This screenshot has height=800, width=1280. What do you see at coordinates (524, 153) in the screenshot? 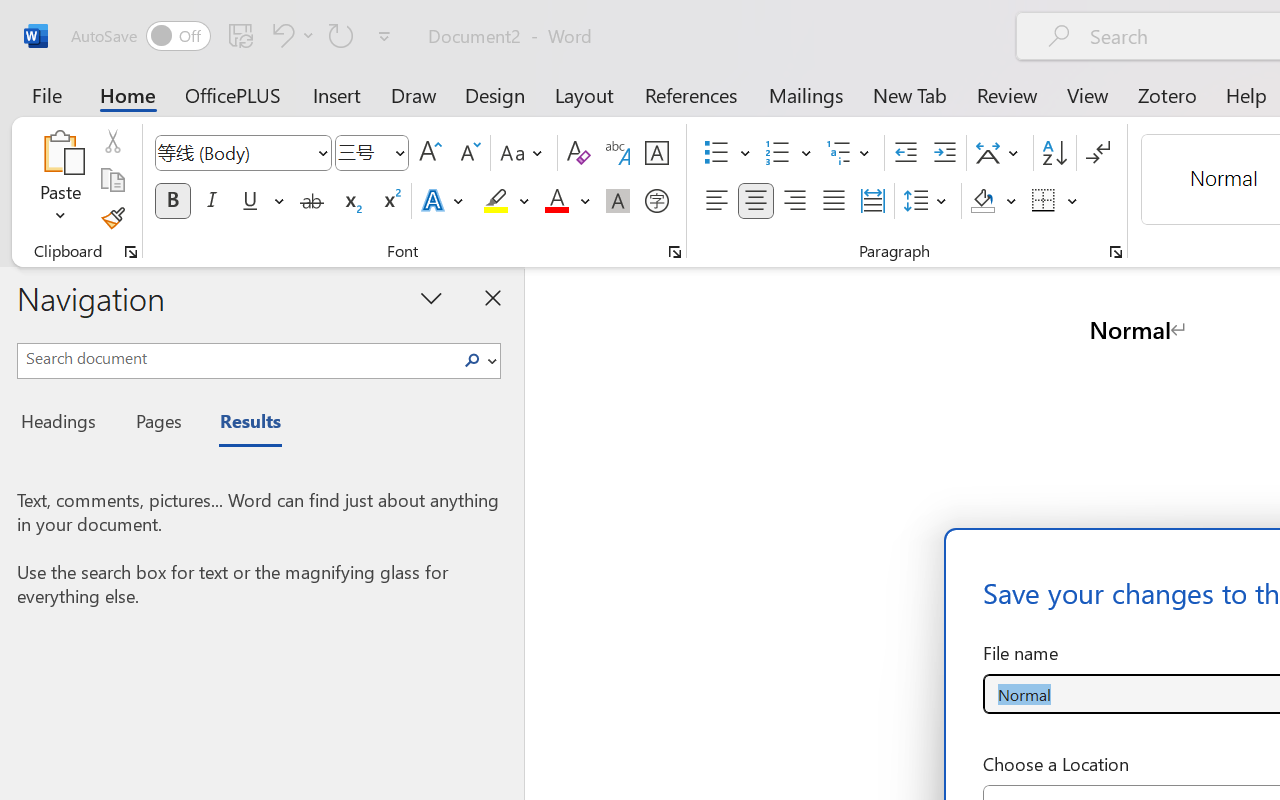
I see `'Change Case'` at bounding box center [524, 153].